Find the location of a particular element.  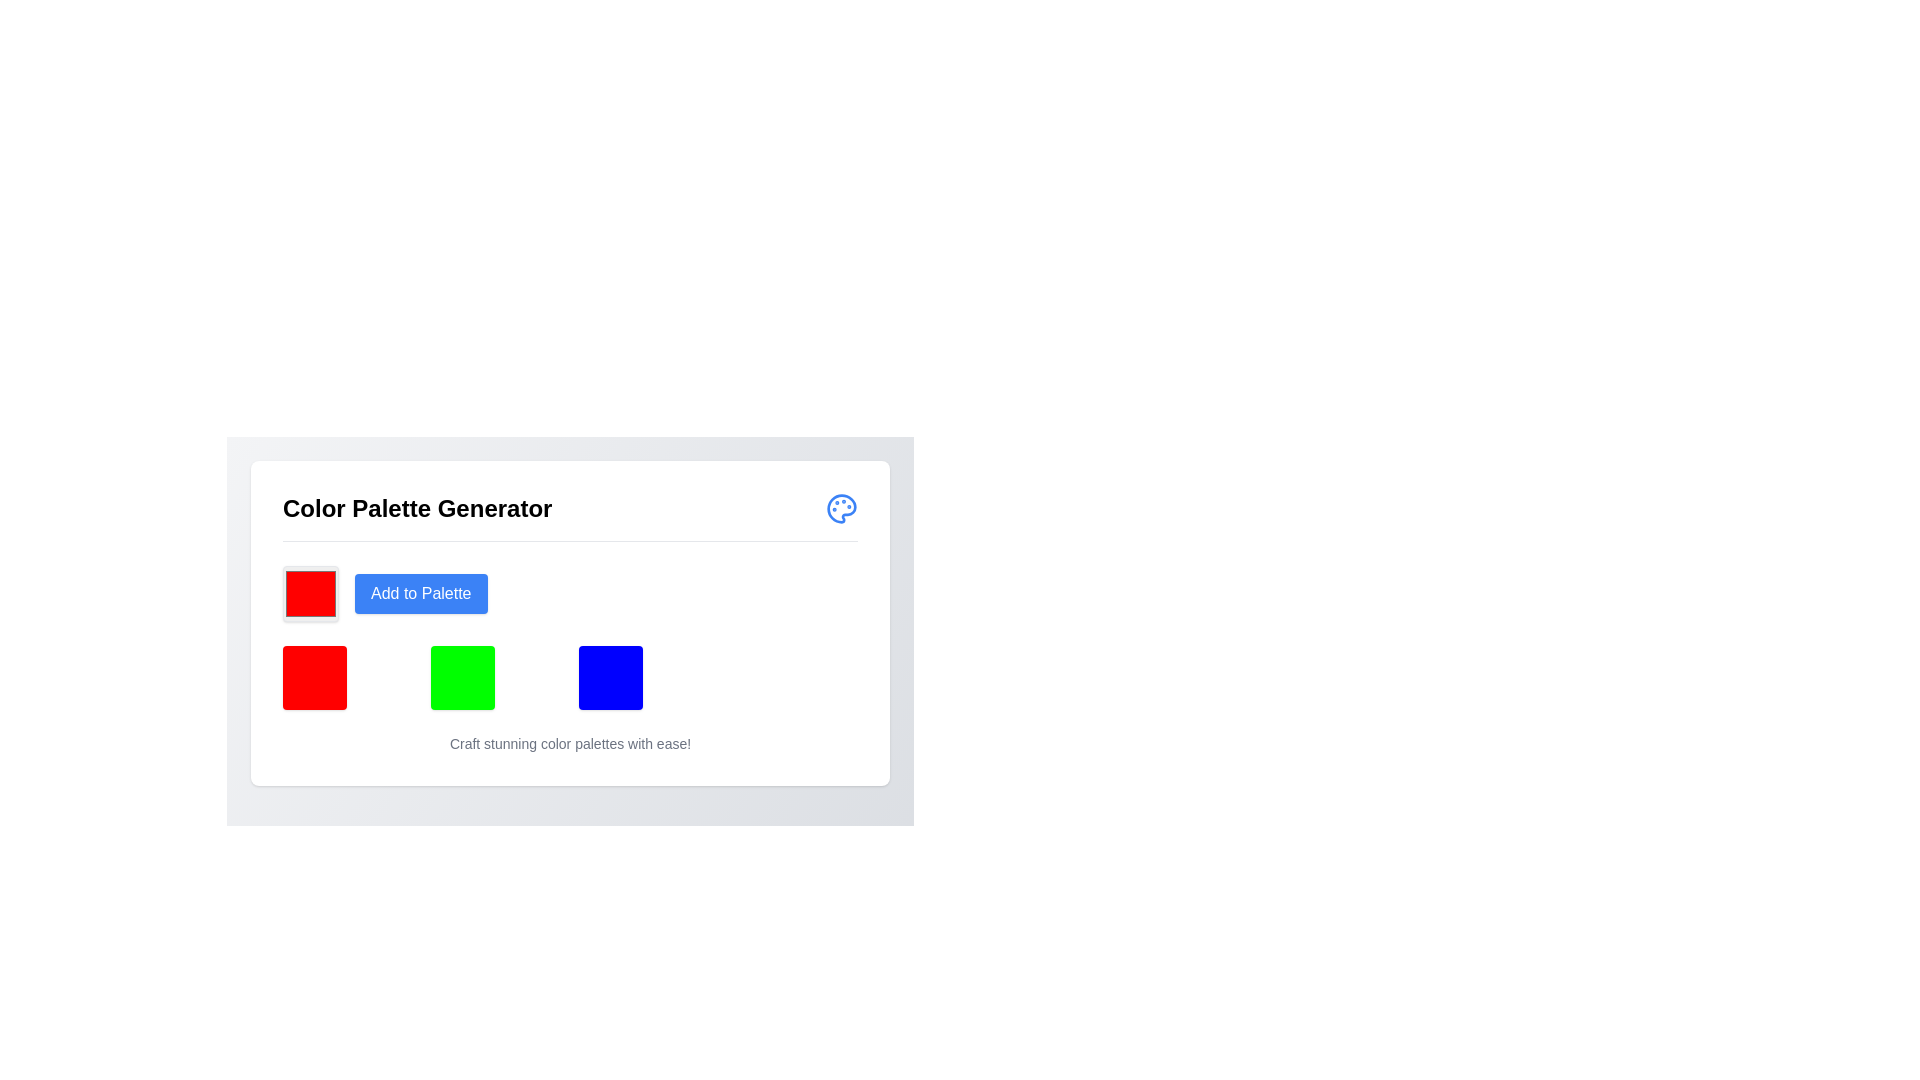

the static display element, which is the second square in a row of three, with a bright green background and rounded corners, positioned between a red square on the left and a blue square on the right is located at coordinates (461, 677).